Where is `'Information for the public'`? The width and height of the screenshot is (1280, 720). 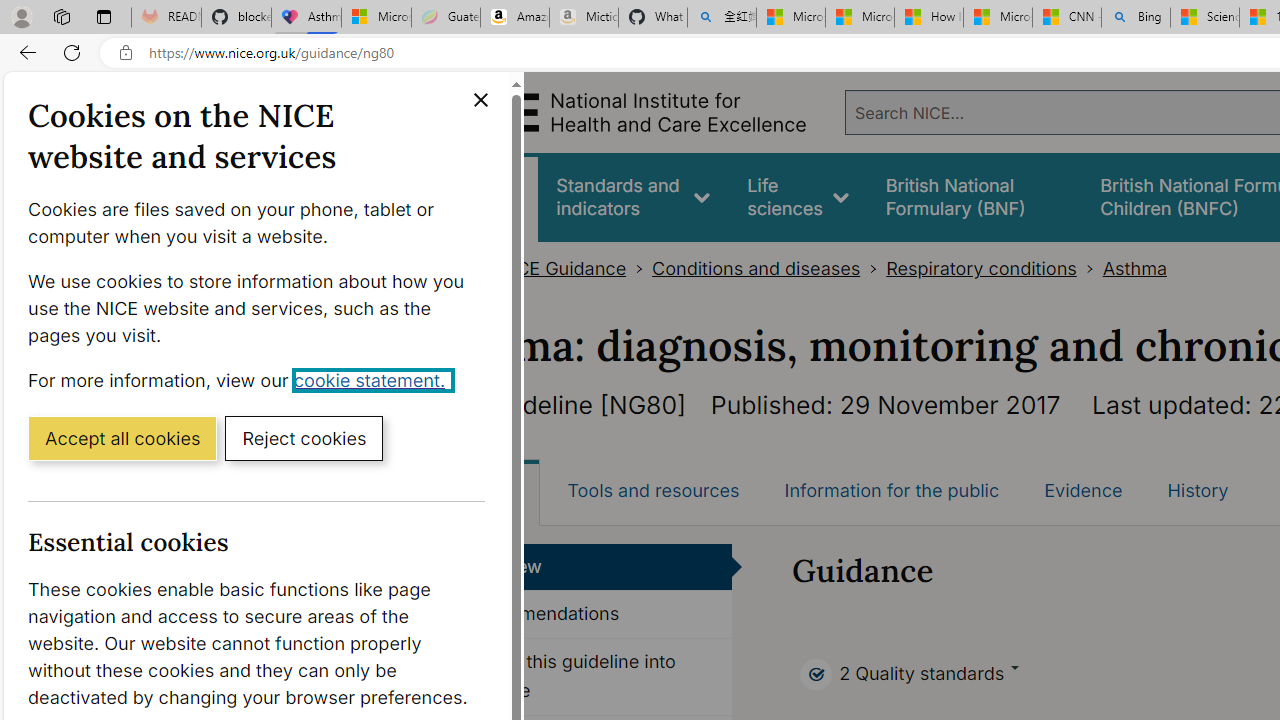 'Information for the public' is located at coordinates (890, 491).